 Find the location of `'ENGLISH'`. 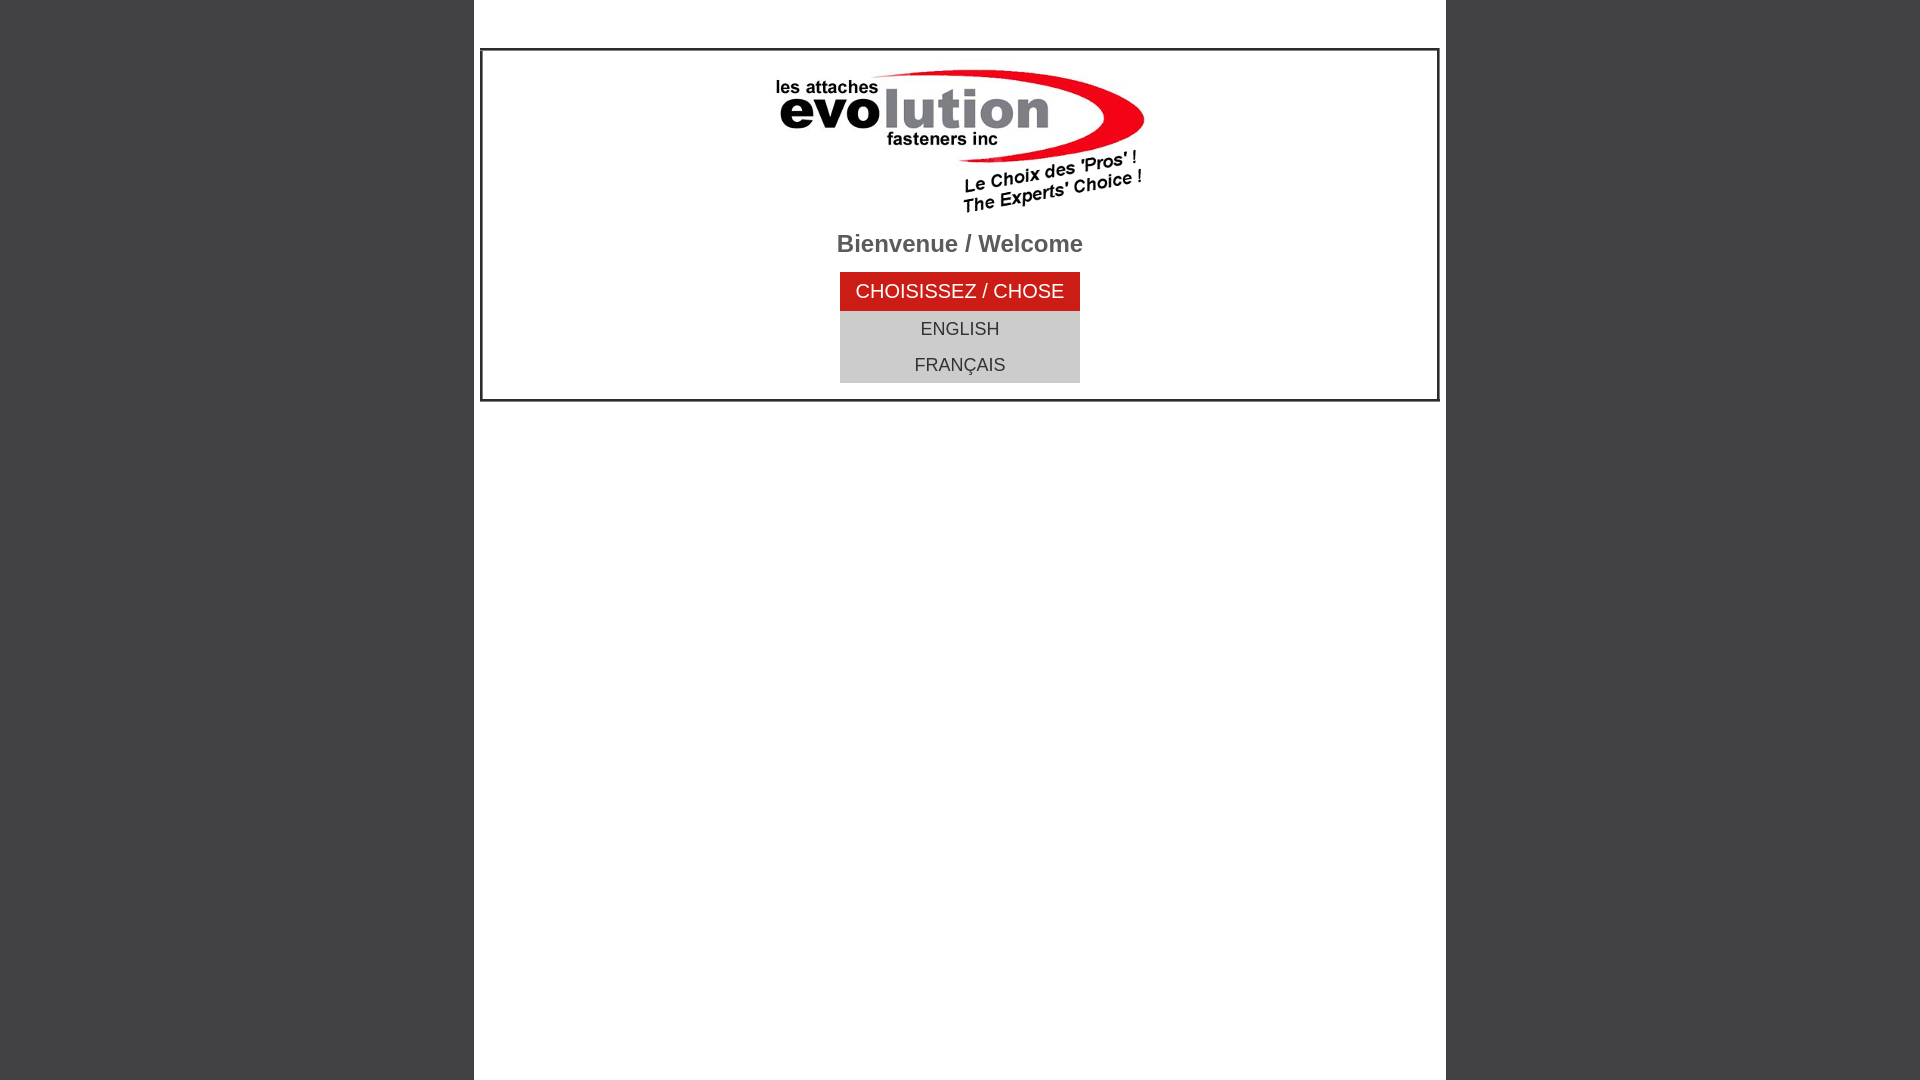

'ENGLISH' is located at coordinates (960, 327).